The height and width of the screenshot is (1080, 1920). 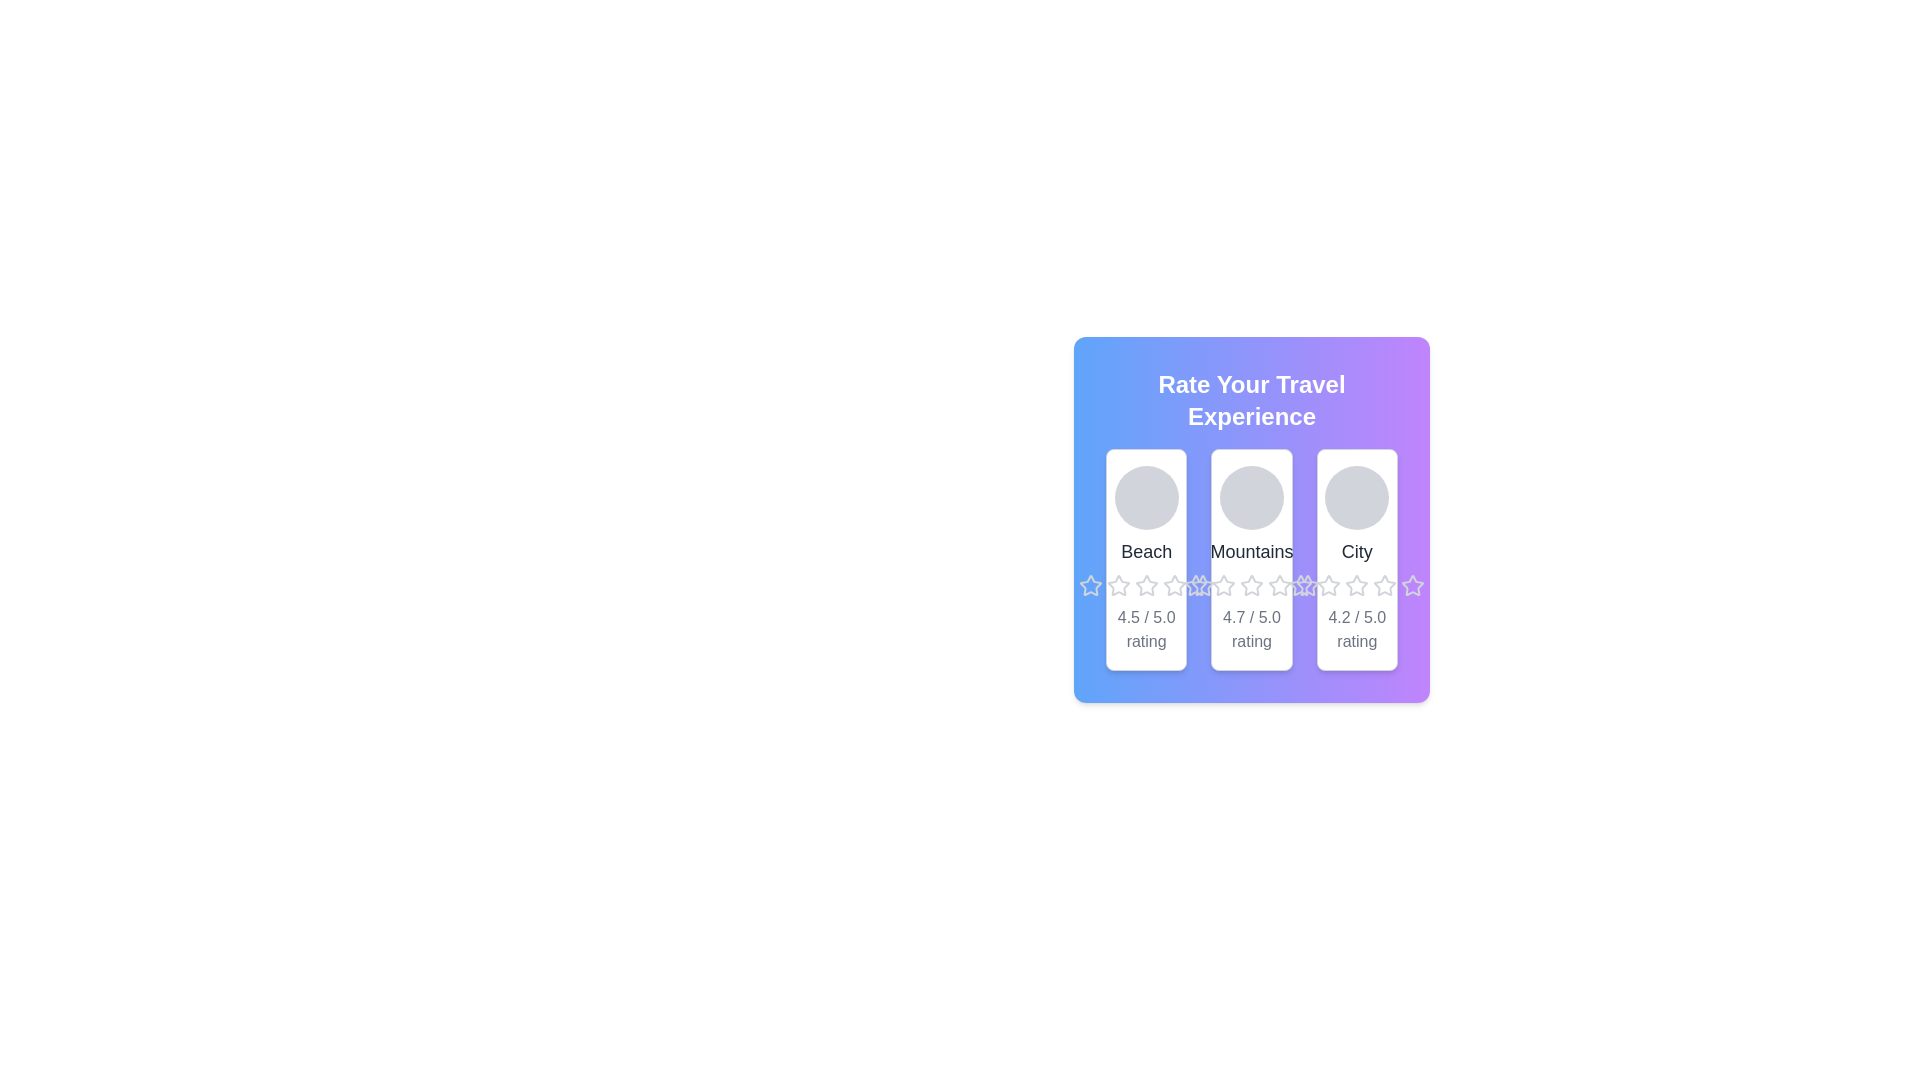 What do you see at coordinates (1357, 585) in the screenshot?
I see `the third star-shaped icon in the rating interface under the 'City' category to provide visual feedback` at bounding box center [1357, 585].